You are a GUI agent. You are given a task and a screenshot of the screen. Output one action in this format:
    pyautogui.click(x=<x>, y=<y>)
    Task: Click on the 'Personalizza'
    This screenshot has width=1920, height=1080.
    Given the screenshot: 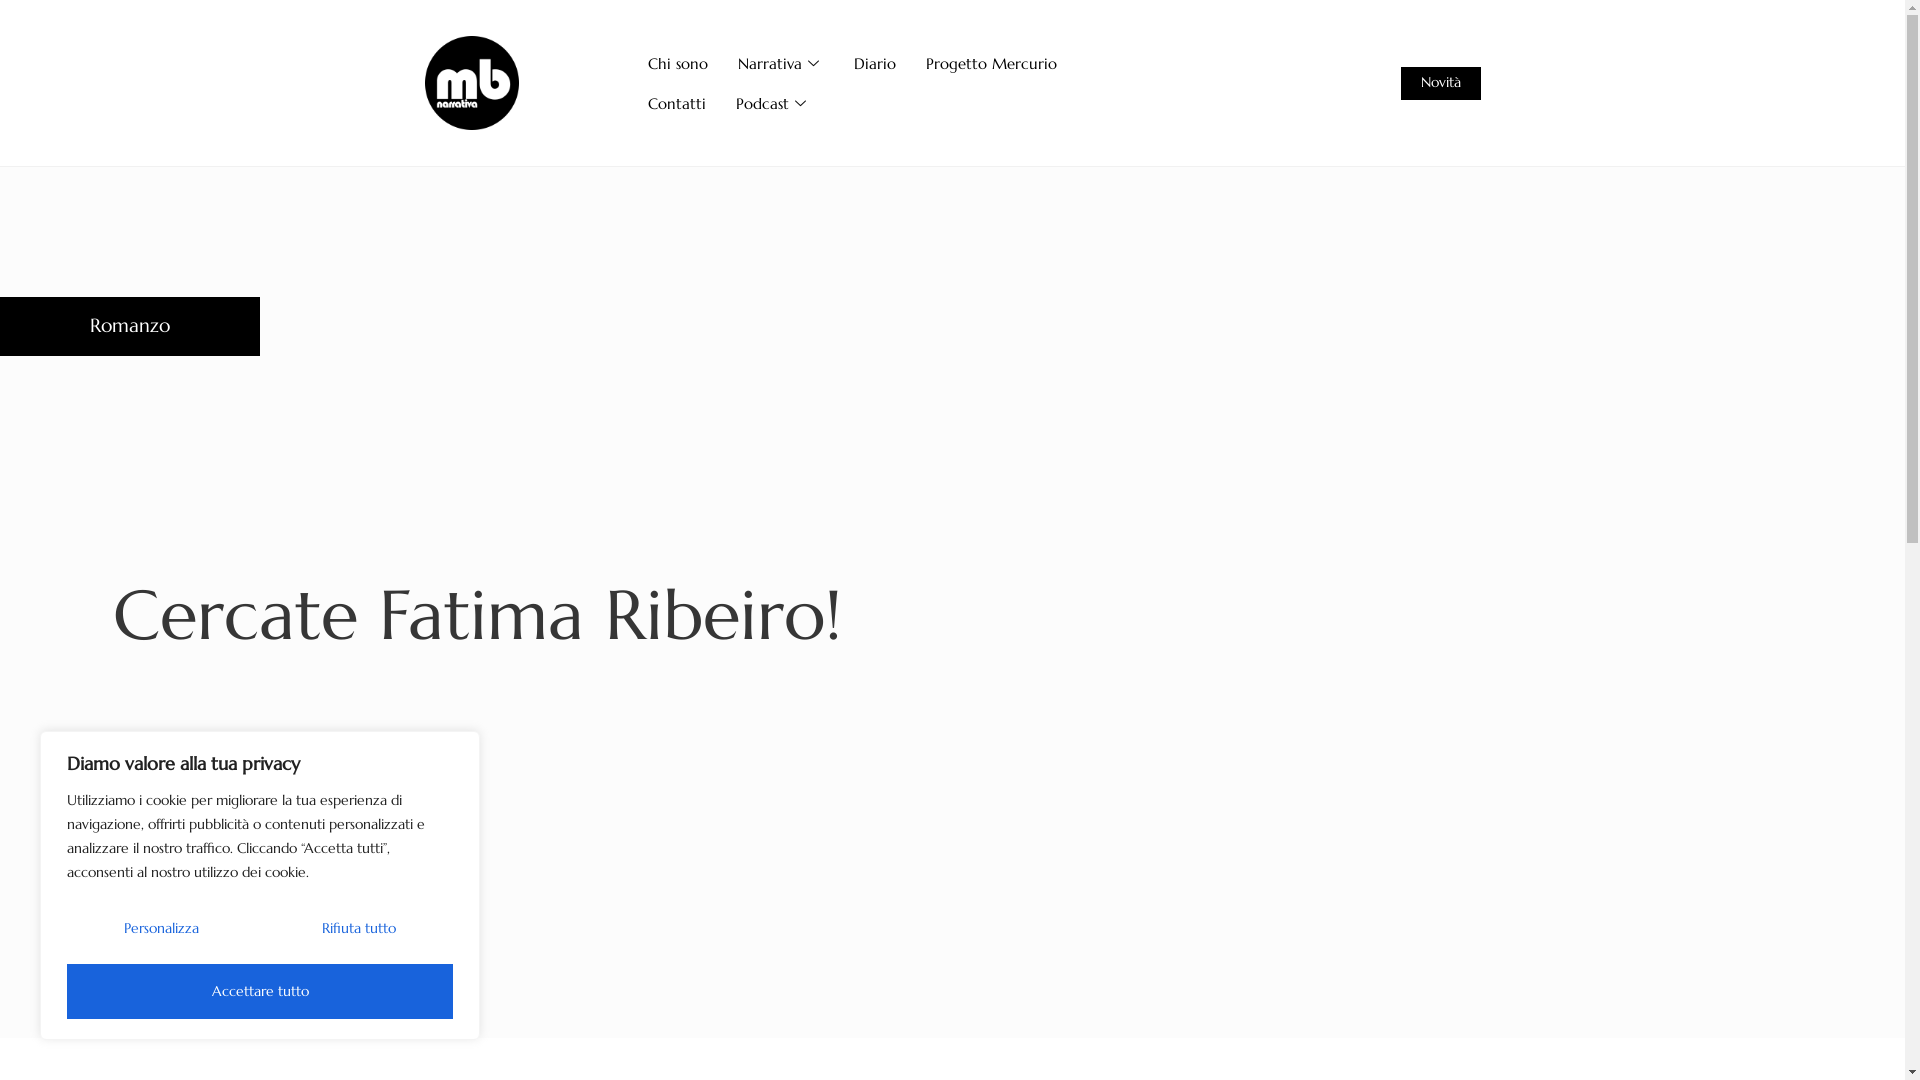 What is the action you would take?
    pyautogui.click(x=162, y=927)
    